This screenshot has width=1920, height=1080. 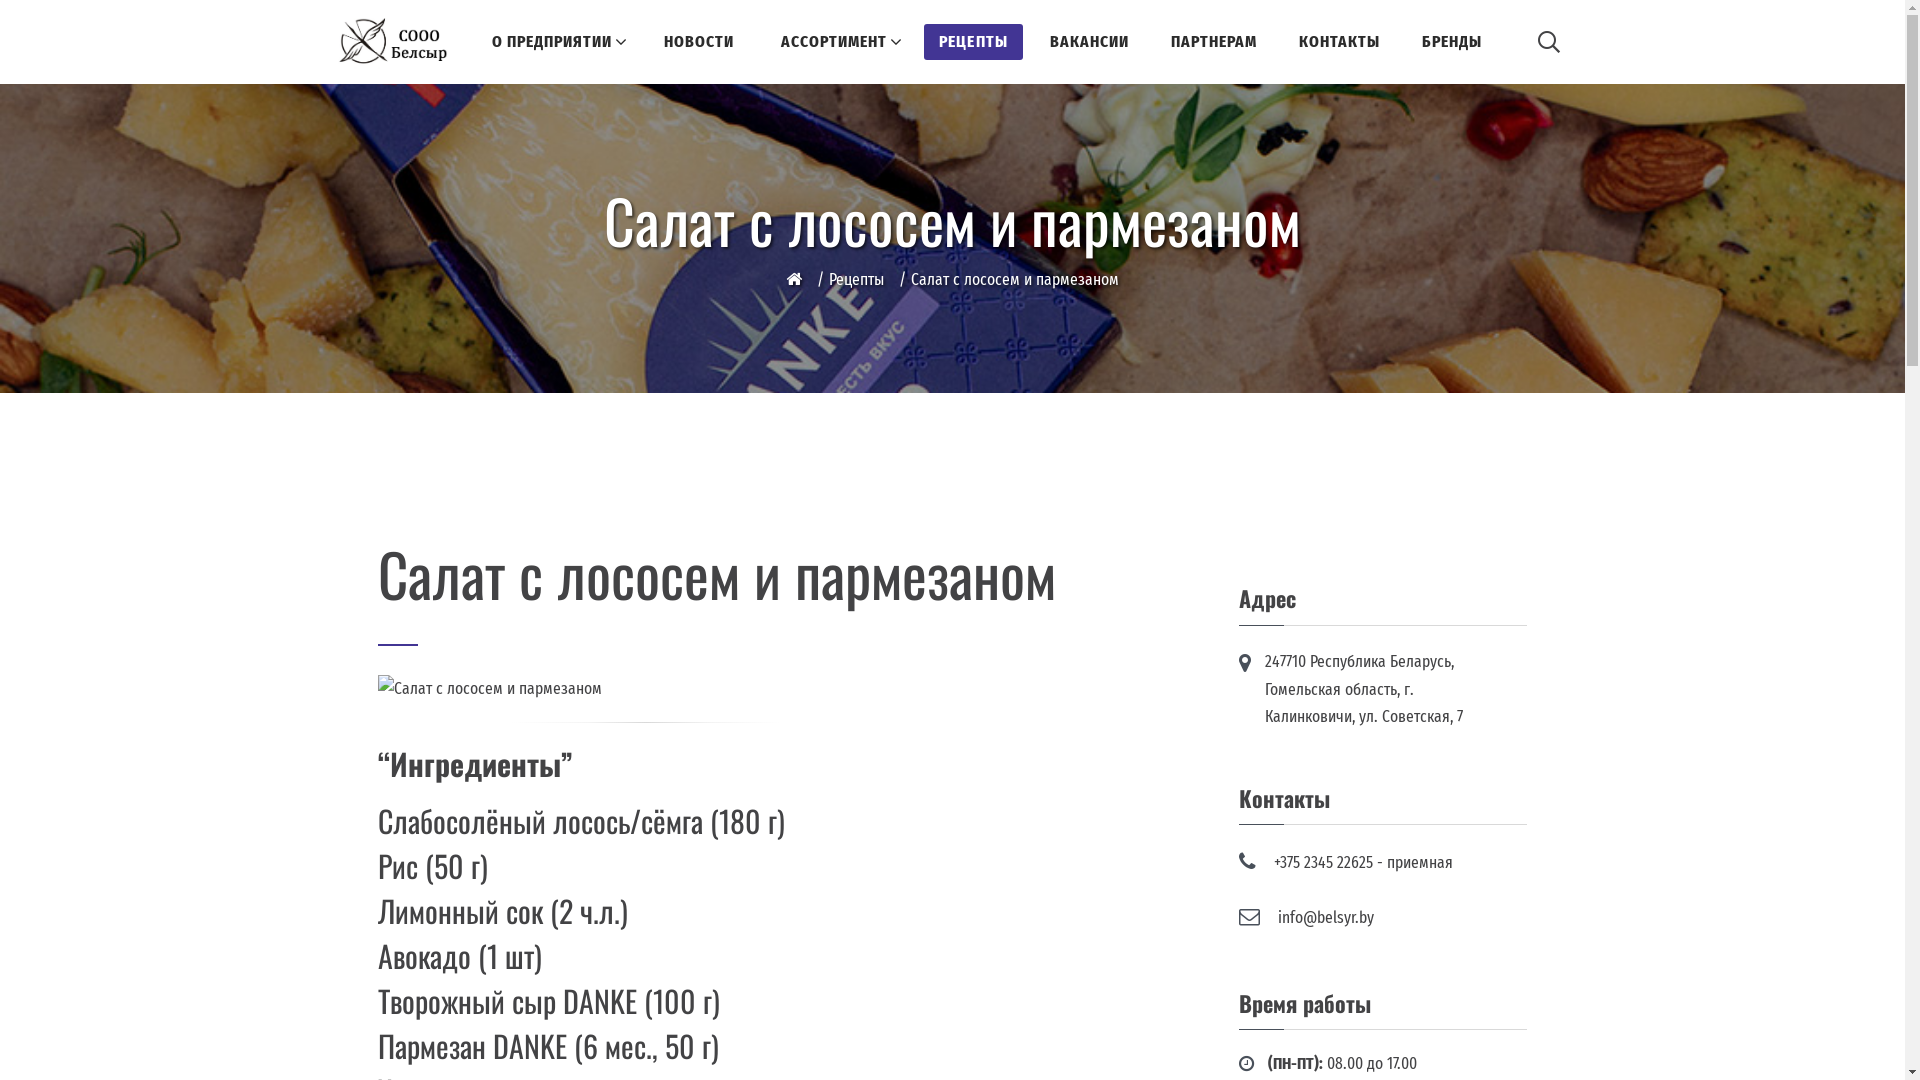 What do you see at coordinates (1276, 917) in the screenshot?
I see `'info@belsyr.by'` at bounding box center [1276, 917].